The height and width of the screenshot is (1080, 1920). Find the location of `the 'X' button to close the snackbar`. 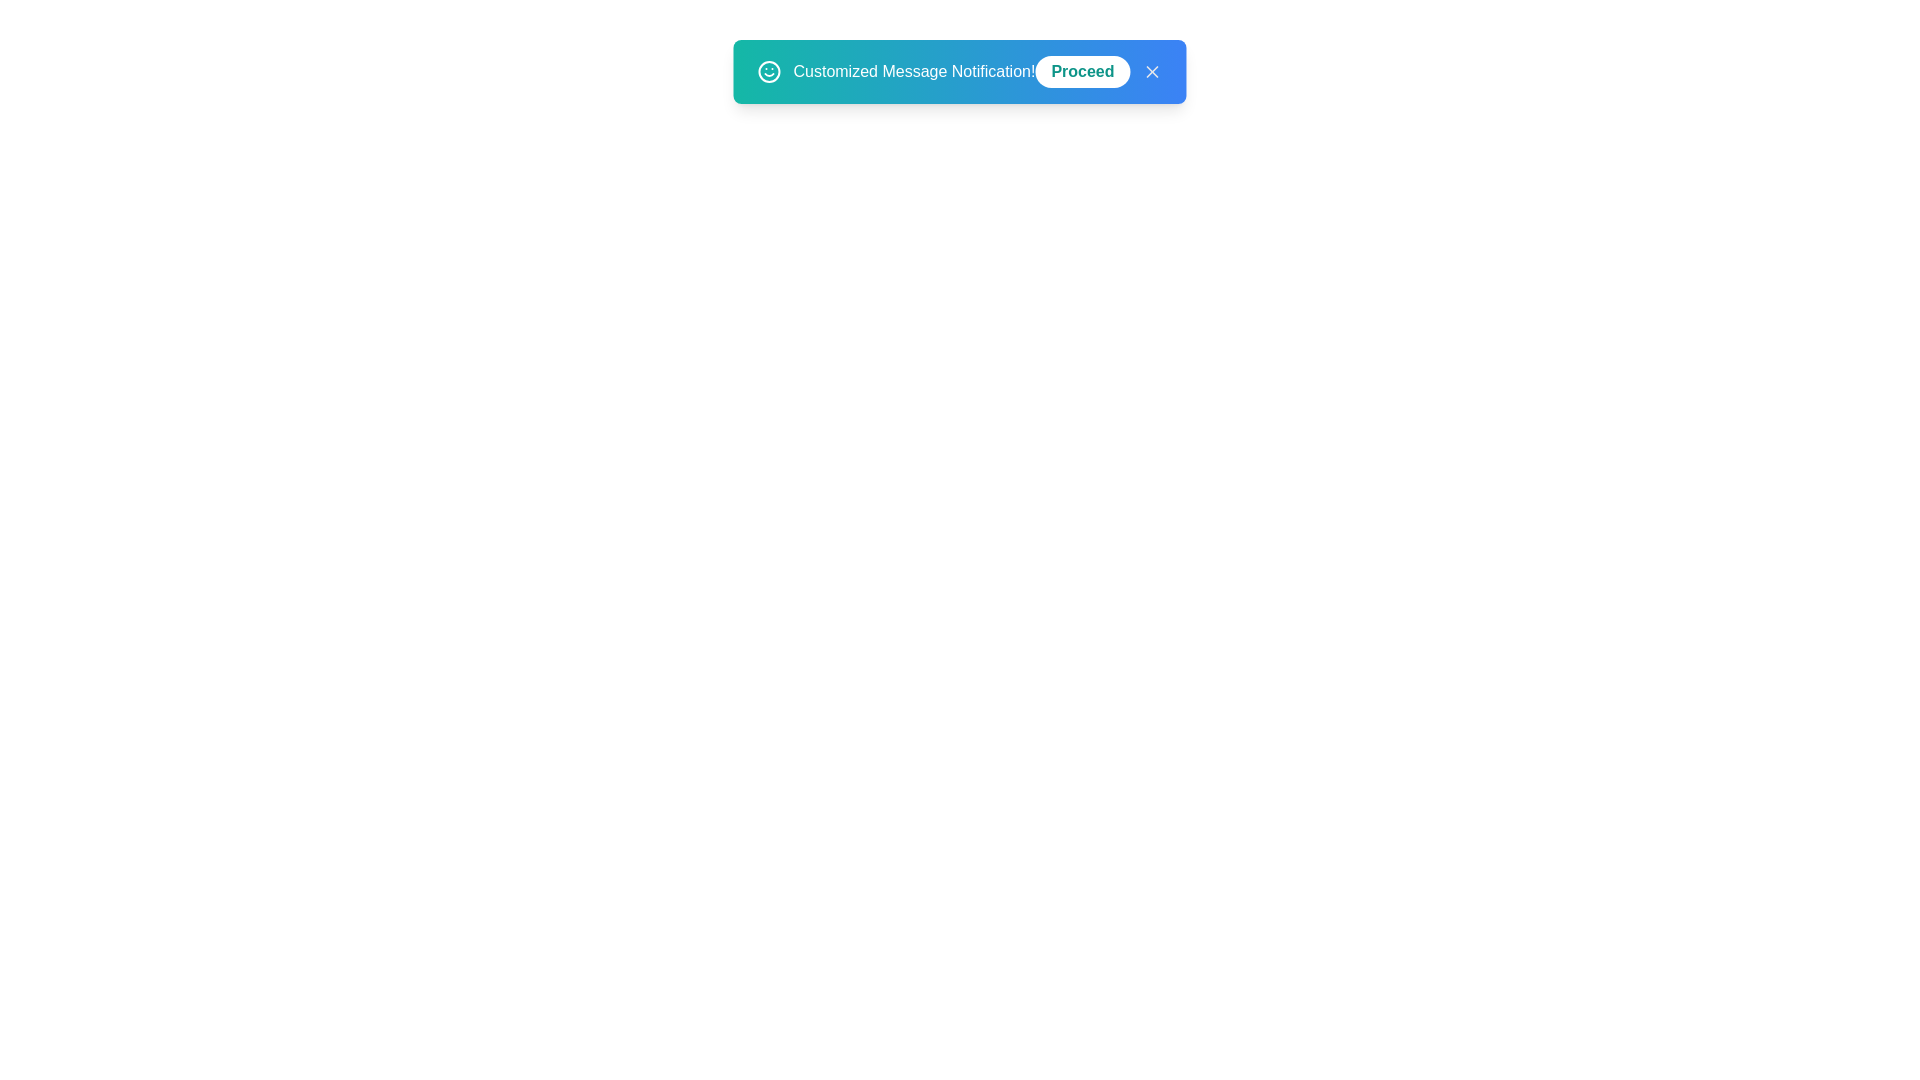

the 'X' button to close the snackbar is located at coordinates (1152, 71).